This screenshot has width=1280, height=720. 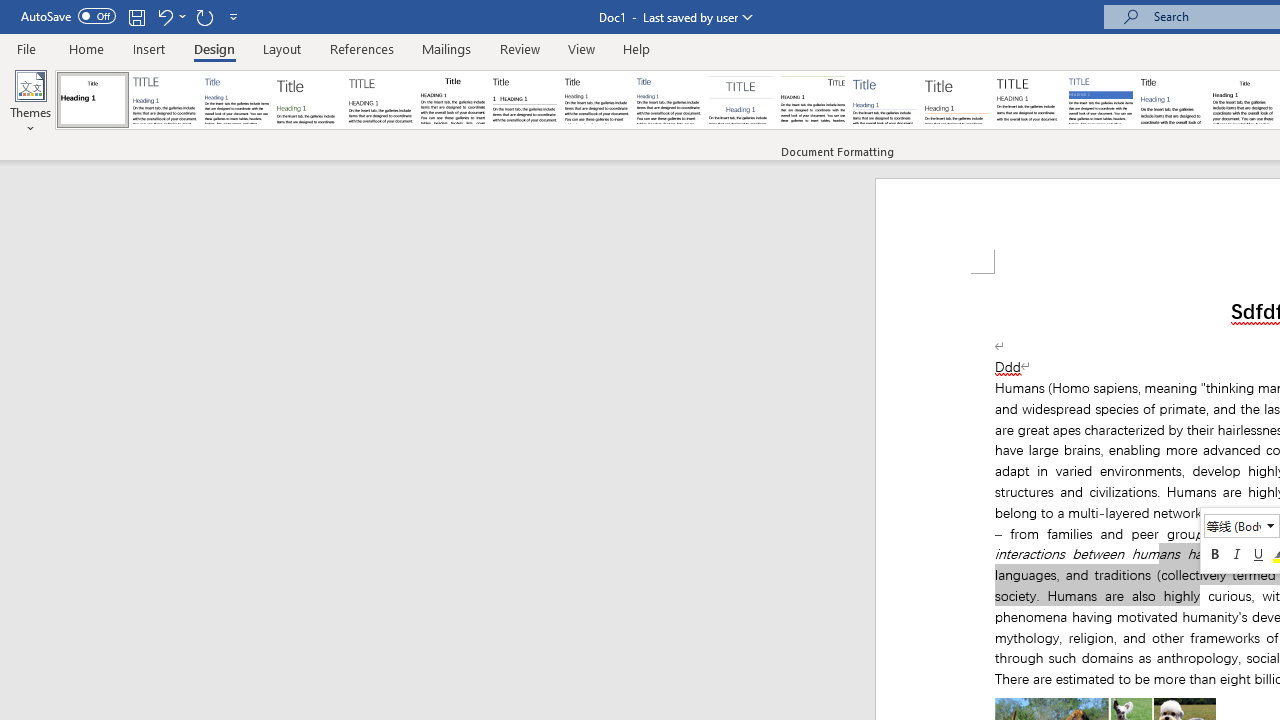 What do you see at coordinates (884, 100) in the screenshot?
I see `'Lines (Simple)'` at bounding box center [884, 100].